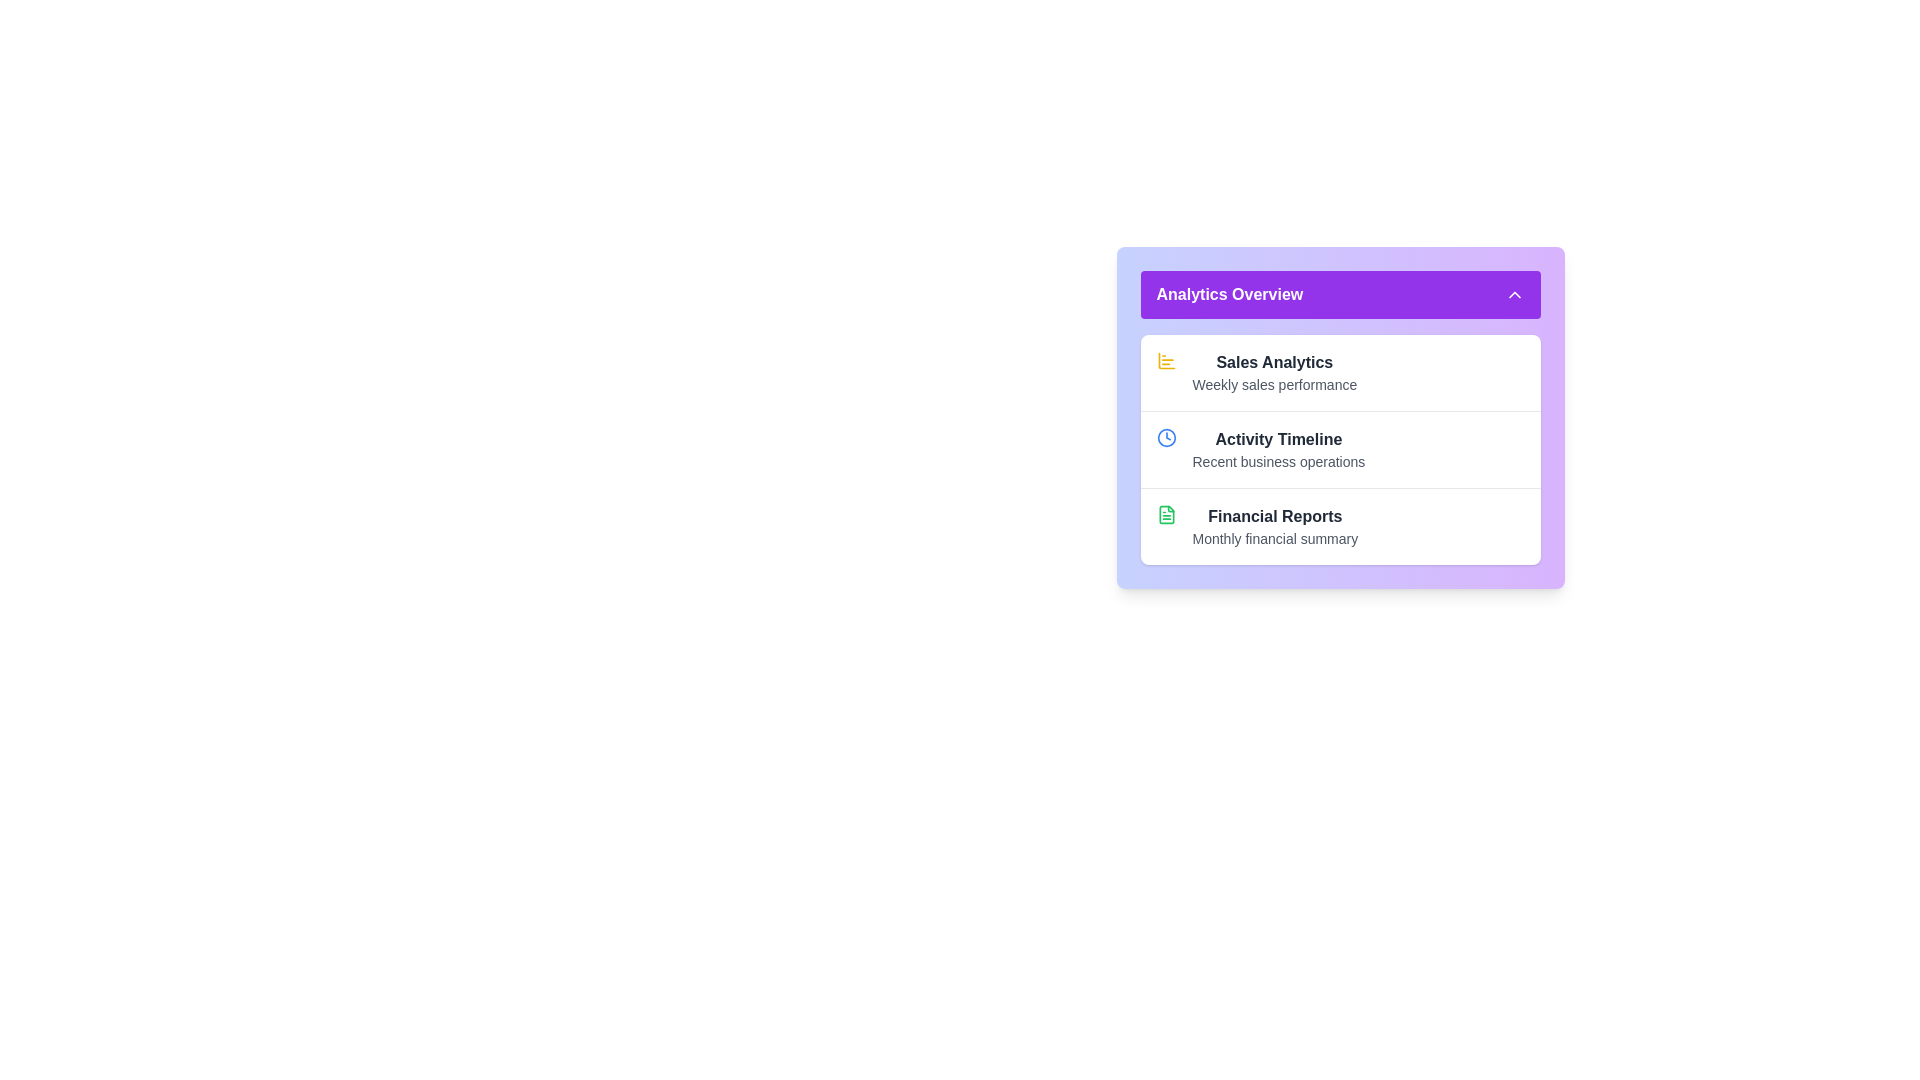 The height and width of the screenshot is (1080, 1920). I want to click on the 'Sales Analytics' label which is the first item in a vertically-stacked list under the 'Analytics Overview' heading in a purple section header, so click(1273, 373).